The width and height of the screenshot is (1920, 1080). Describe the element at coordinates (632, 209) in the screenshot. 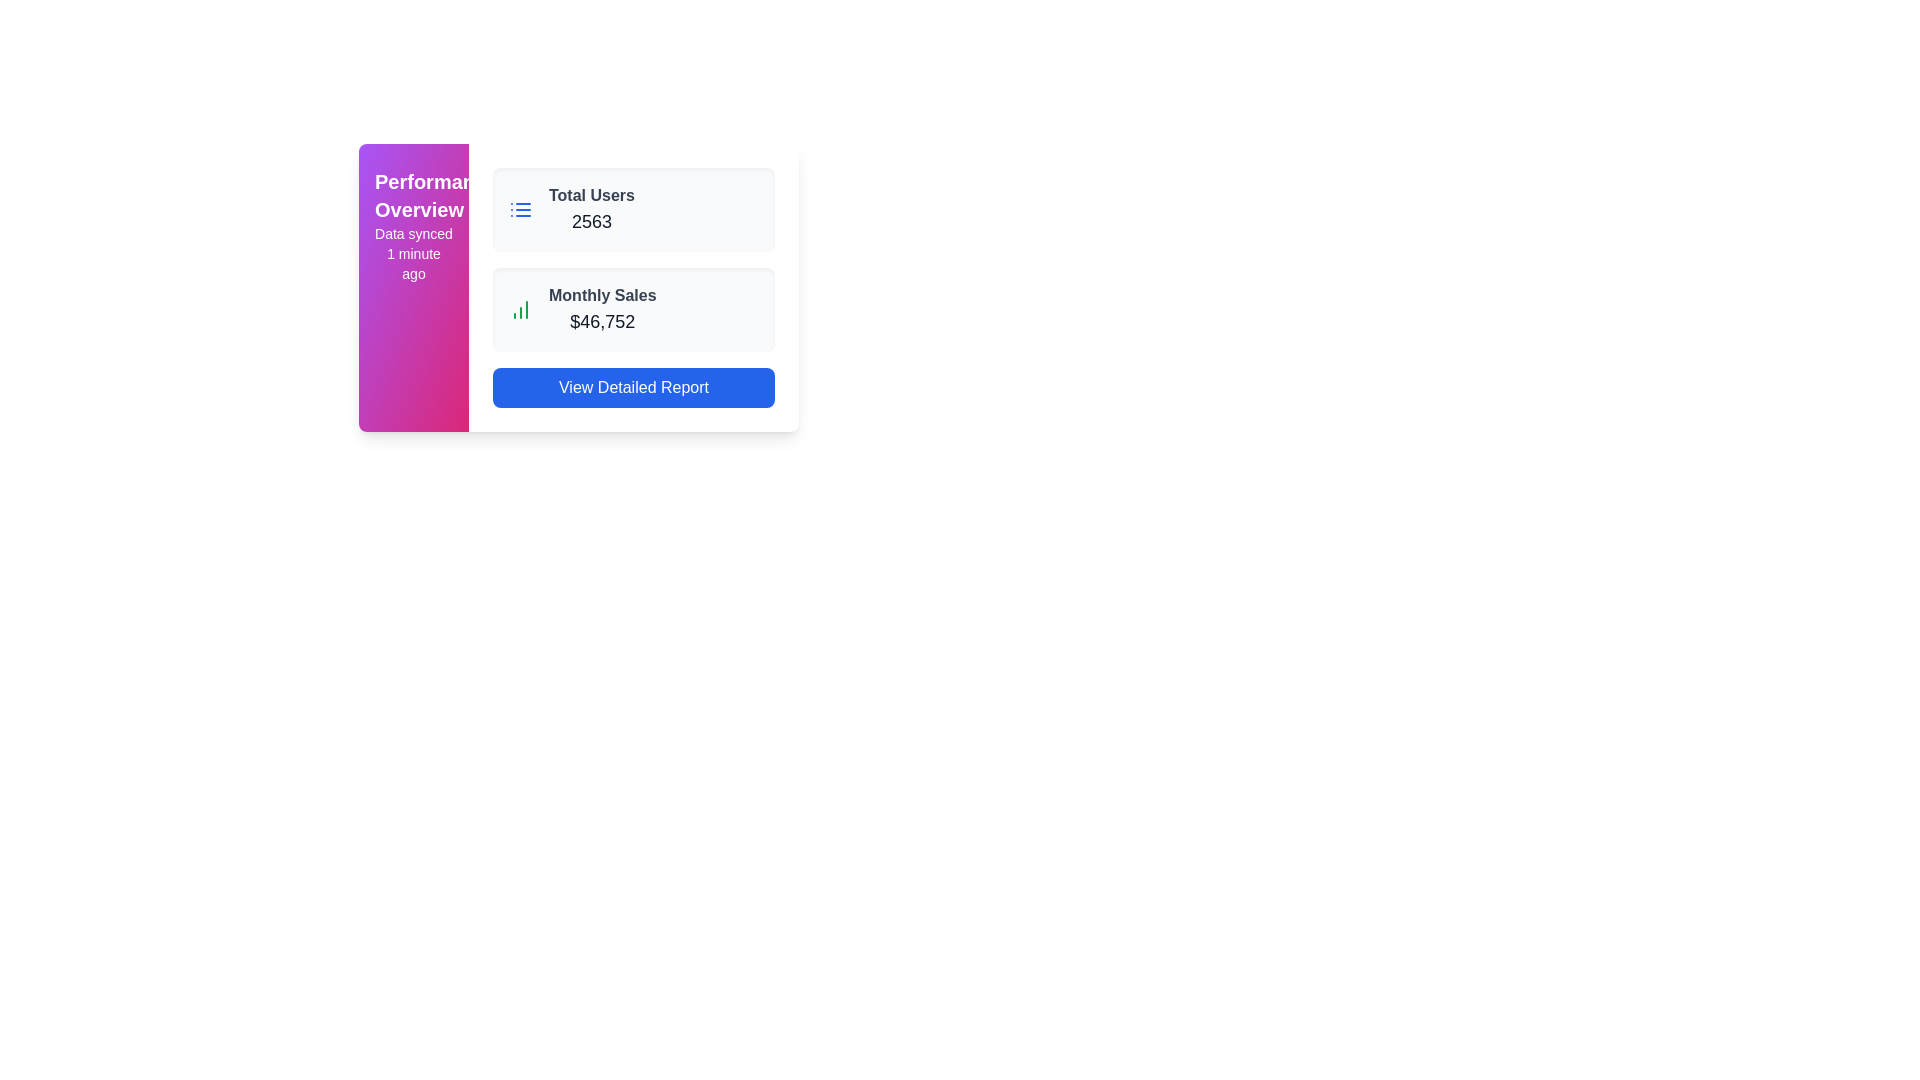

I see `displayed information on the Information Card labeled 'Total Users' with the value '2563' located at the top of the stack in the central area of the interface` at that location.